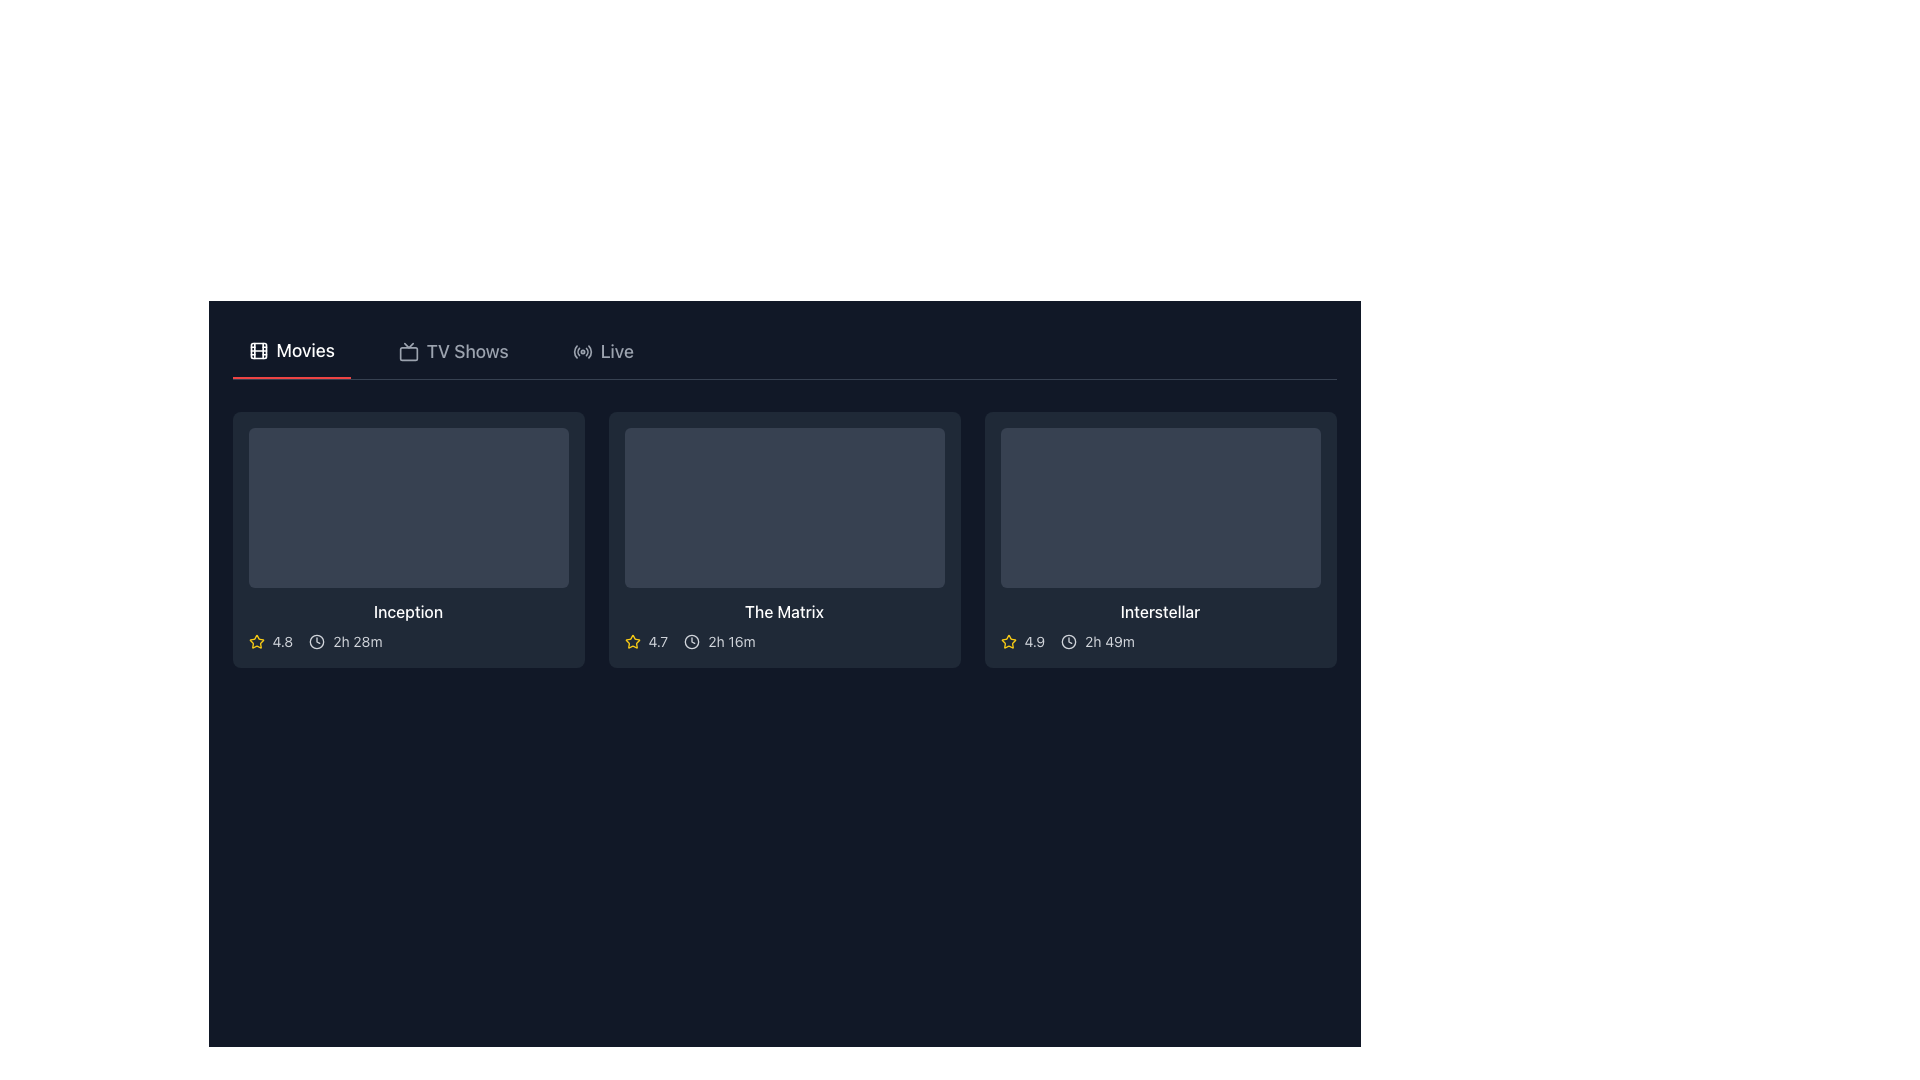 This screenshot has height=1080, width=1920. Describe the element at coordinates (1160, 611) in the screenshot. I see `the text label displaying 'Interstellar' in white font, located in the third movie card, centered below the image placeholder` at that location.